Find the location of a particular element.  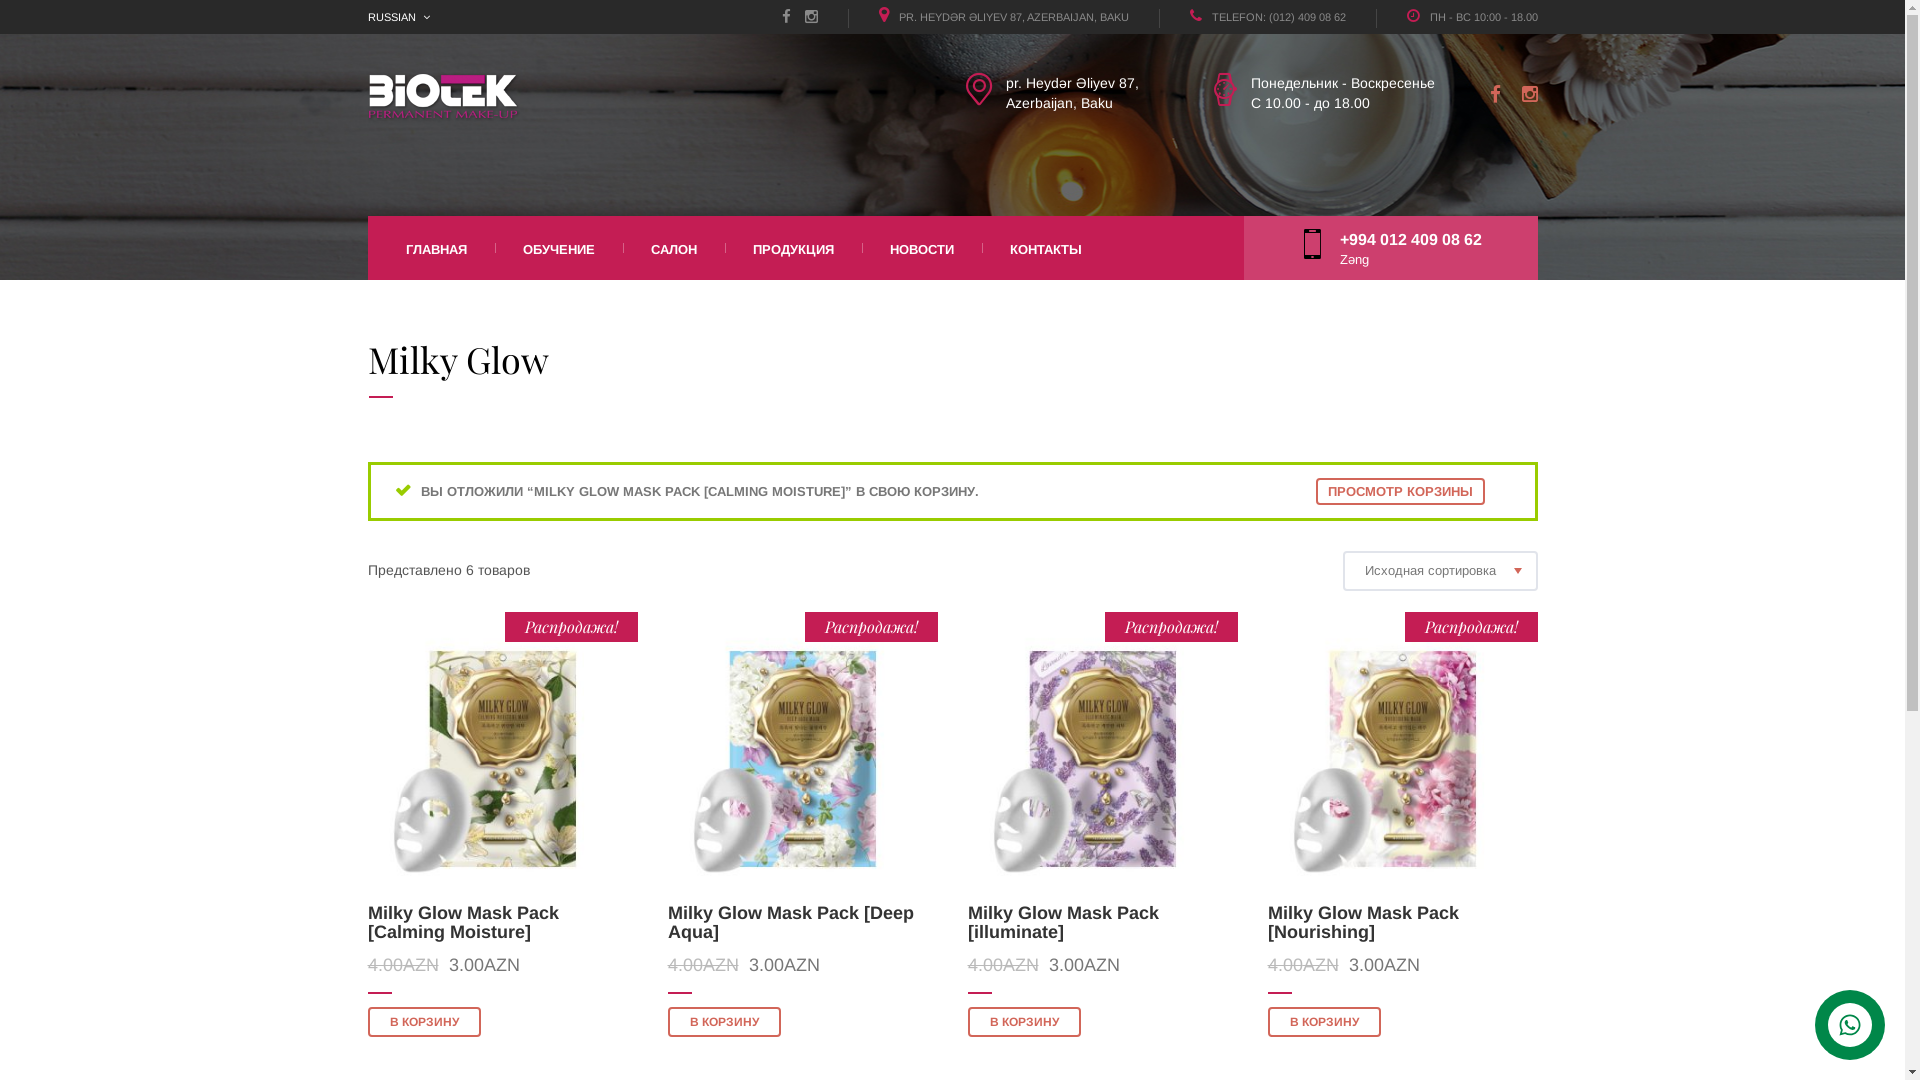

'Milky Glow Mask Pack [Deep Aqua]' is located at coordinates (790, 922).